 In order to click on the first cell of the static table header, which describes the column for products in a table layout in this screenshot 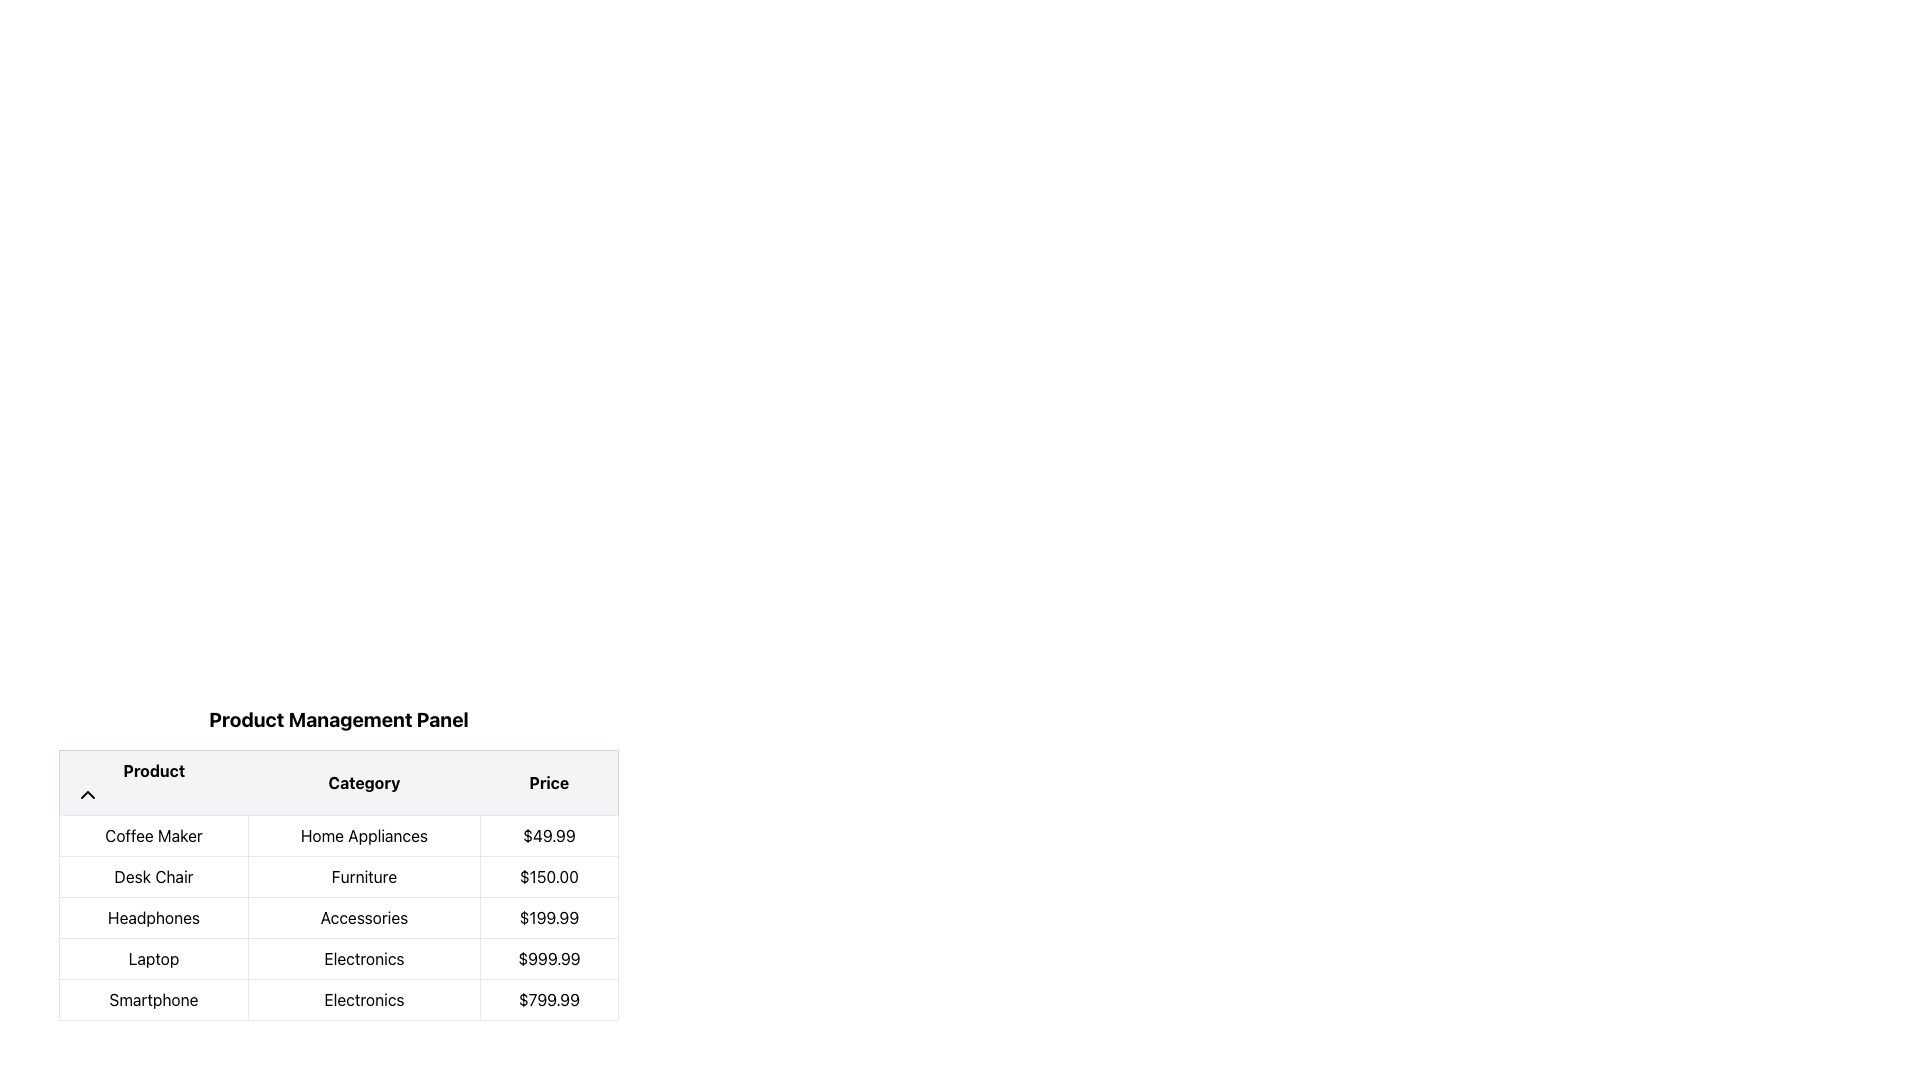, I will do `click(152, 782)`.